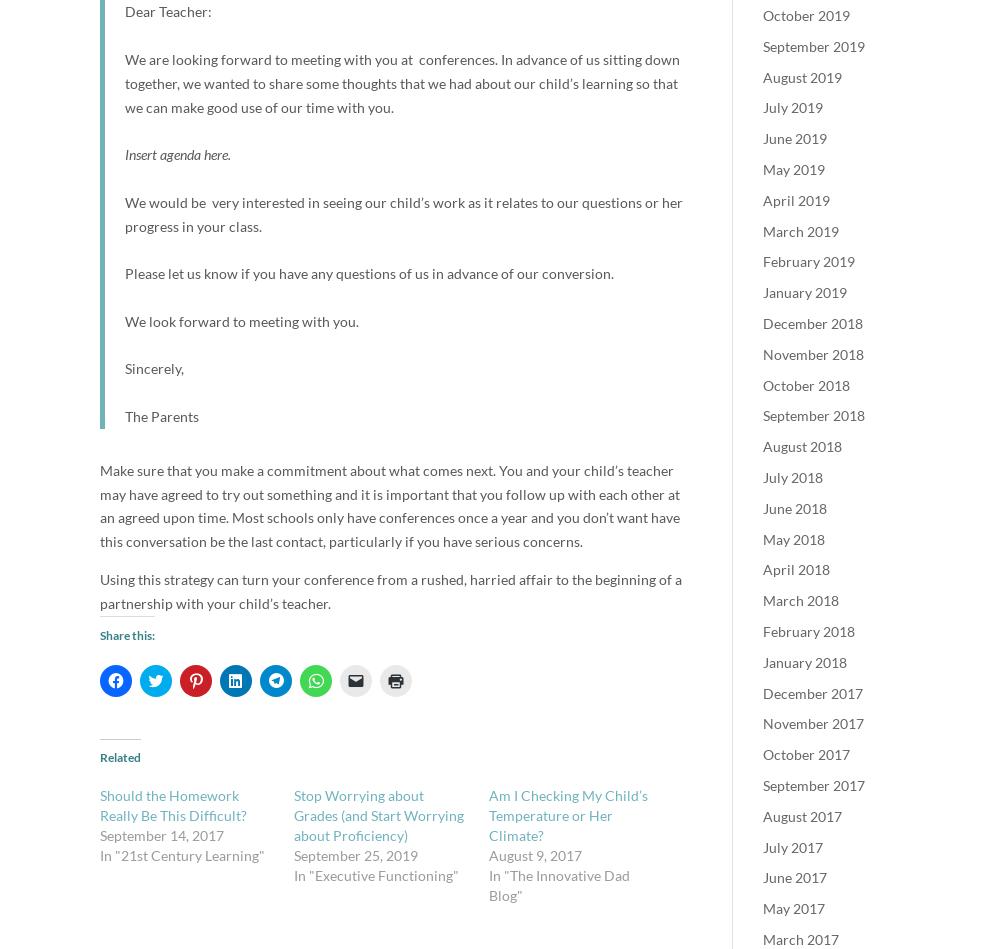 The image size is (1000, 949). I want to click on 'October 2019', so click(763, 15).